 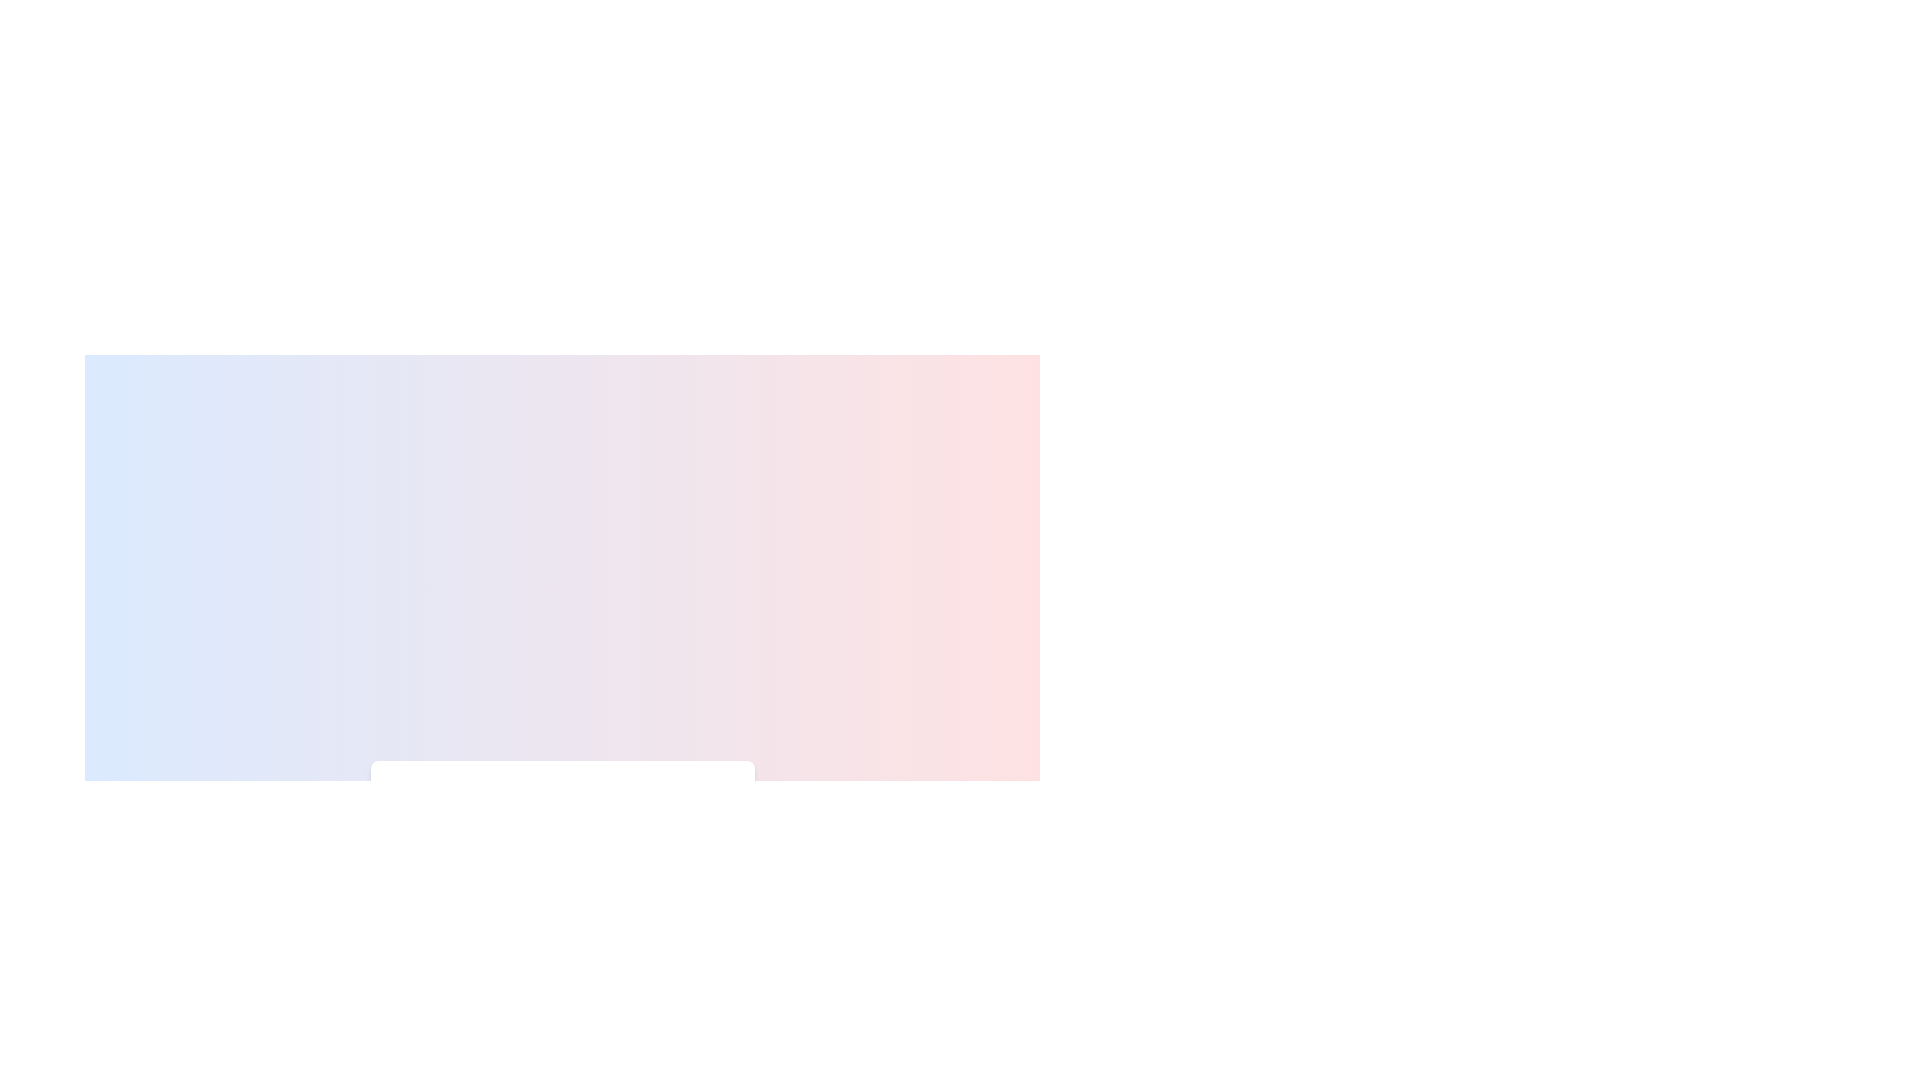 What do you see at coordinates (676, 860) in the screenshot?
I see `the temperature slider to 84%` at bounding box center [676, 860].